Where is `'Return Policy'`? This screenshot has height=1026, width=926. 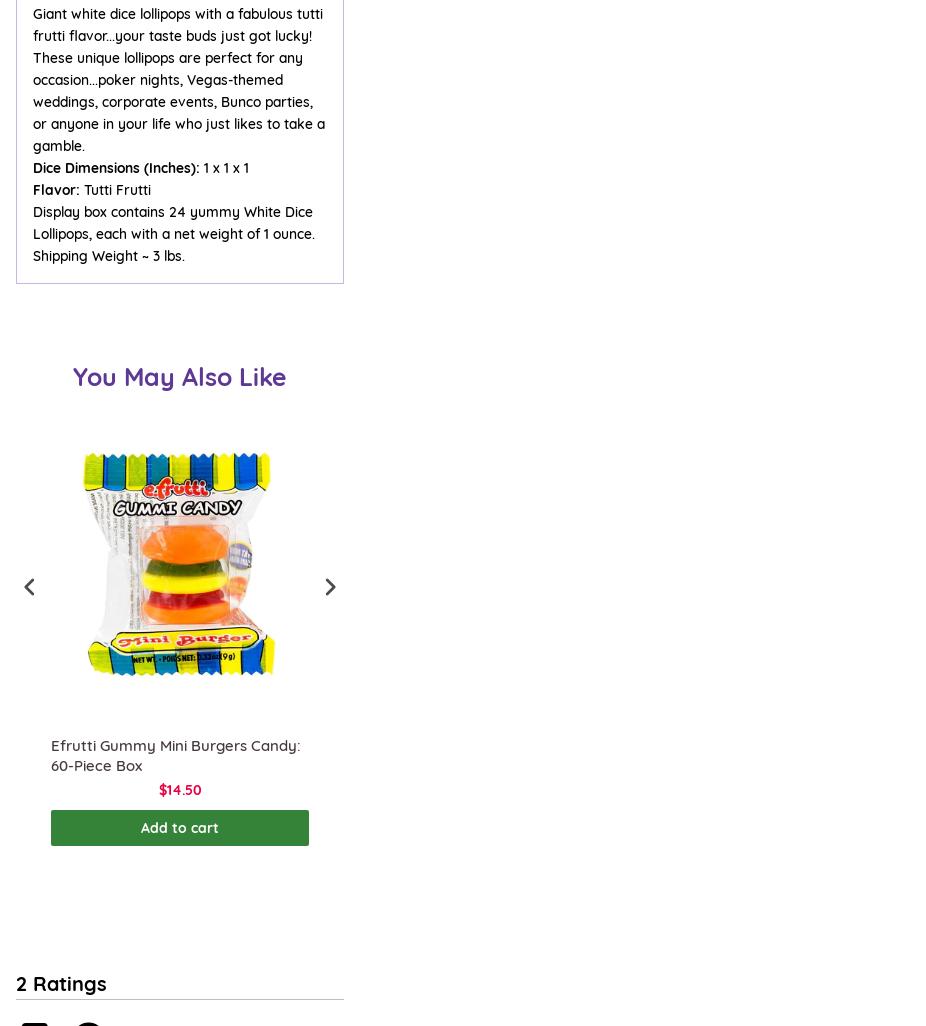 'Return Policy' is located at coordinates (57, 166).